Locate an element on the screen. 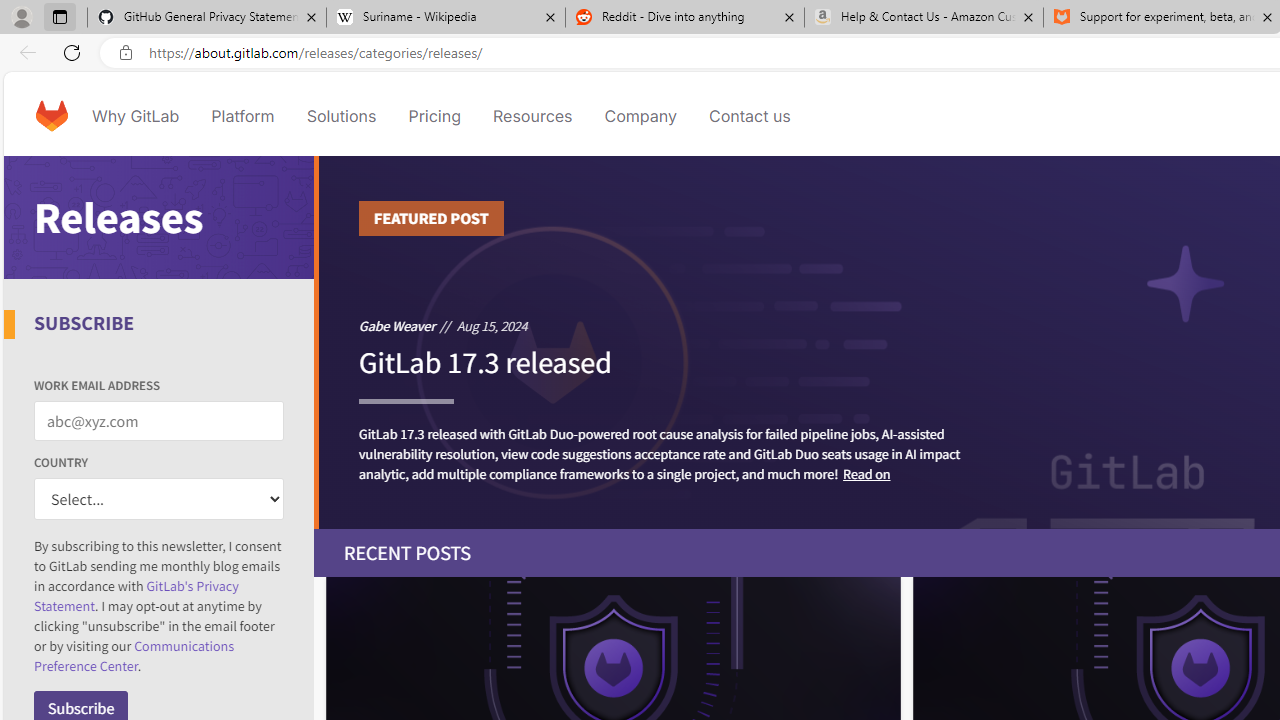 Image resolution: width=1280 pixels, height=720 pixels. 'Gabe Weaver' is located at coordinates (397, 324).